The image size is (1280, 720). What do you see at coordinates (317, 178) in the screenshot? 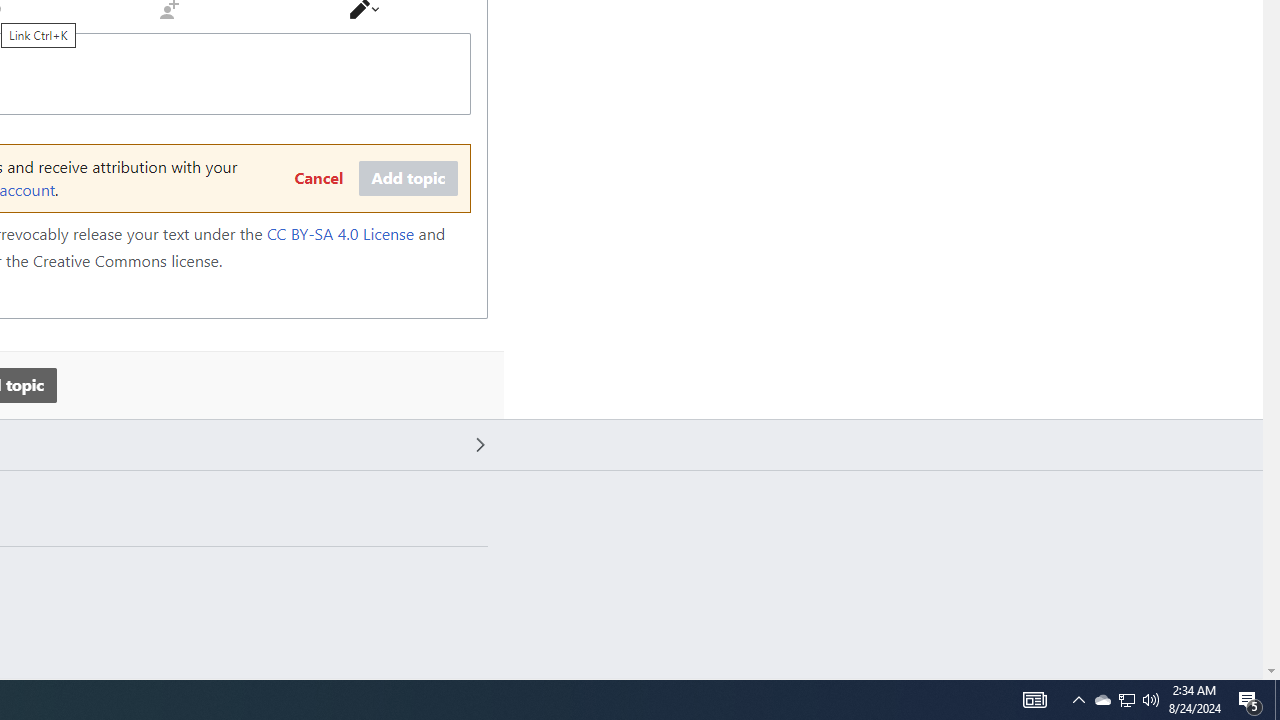
I see `'Cancel'` at bounding box center [317, 178].